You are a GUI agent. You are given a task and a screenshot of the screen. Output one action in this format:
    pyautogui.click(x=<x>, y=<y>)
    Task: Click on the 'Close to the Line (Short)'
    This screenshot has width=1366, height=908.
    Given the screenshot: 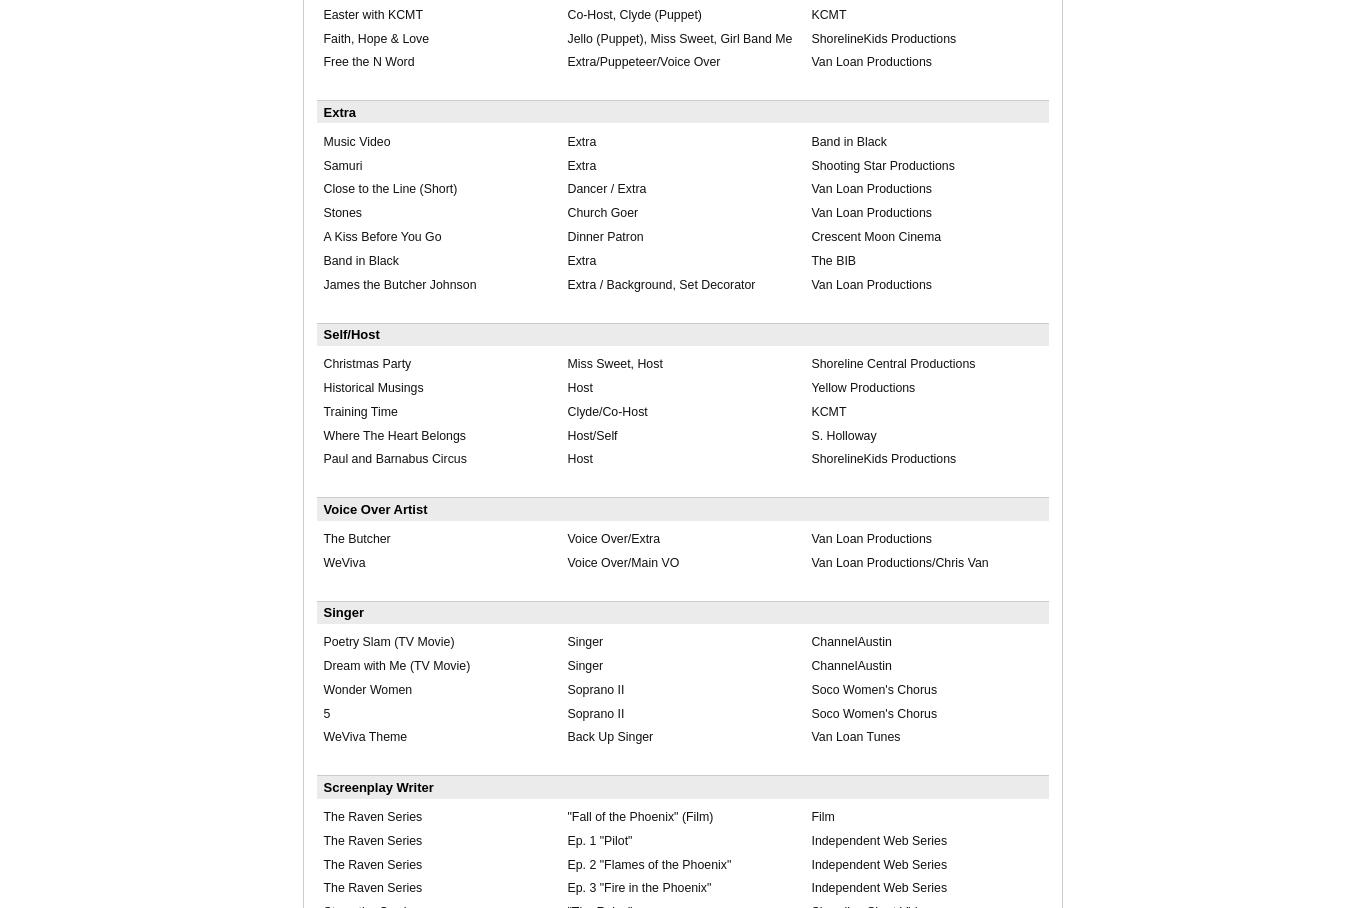 What is the action you would take?
    pyautogui.click(x=388, y=187)
    